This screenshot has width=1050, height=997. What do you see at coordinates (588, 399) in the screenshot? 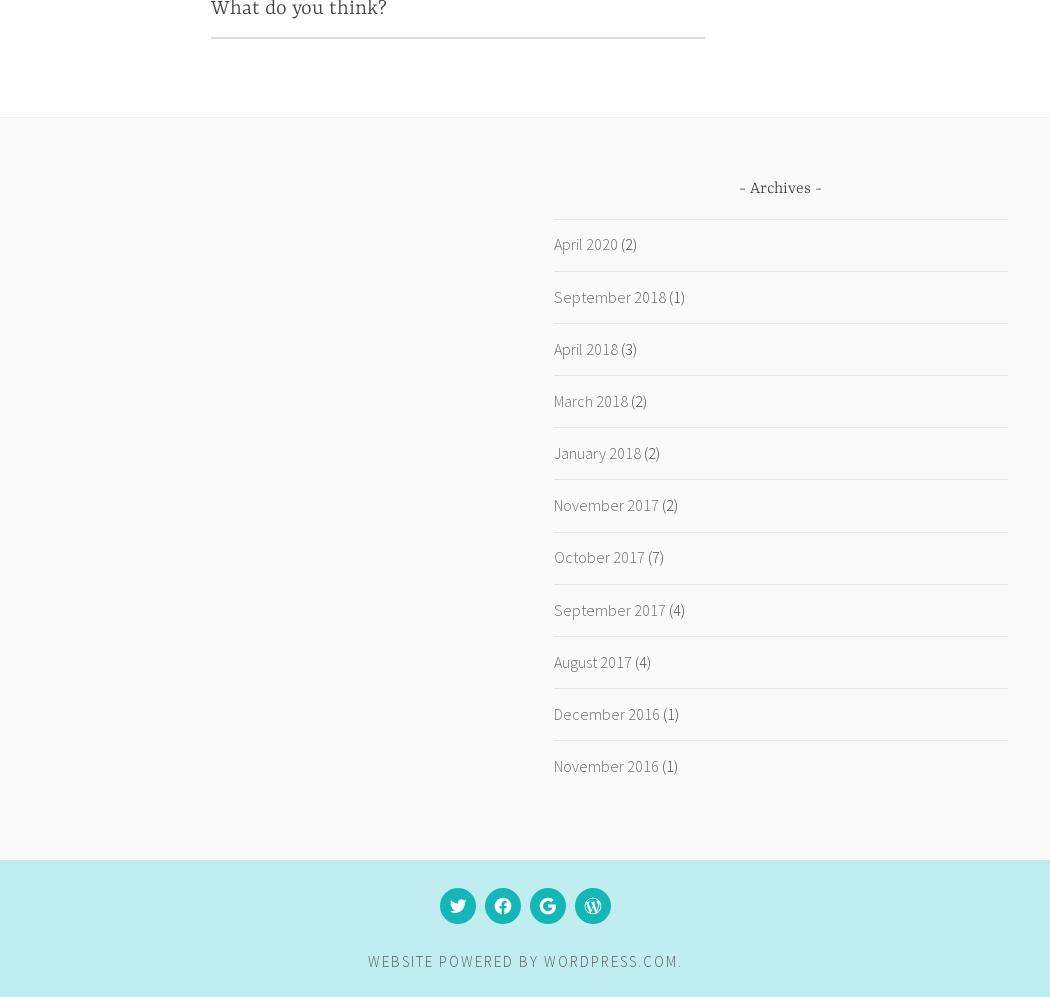
I see `'March 2018'` at bounding box center [588, 399].